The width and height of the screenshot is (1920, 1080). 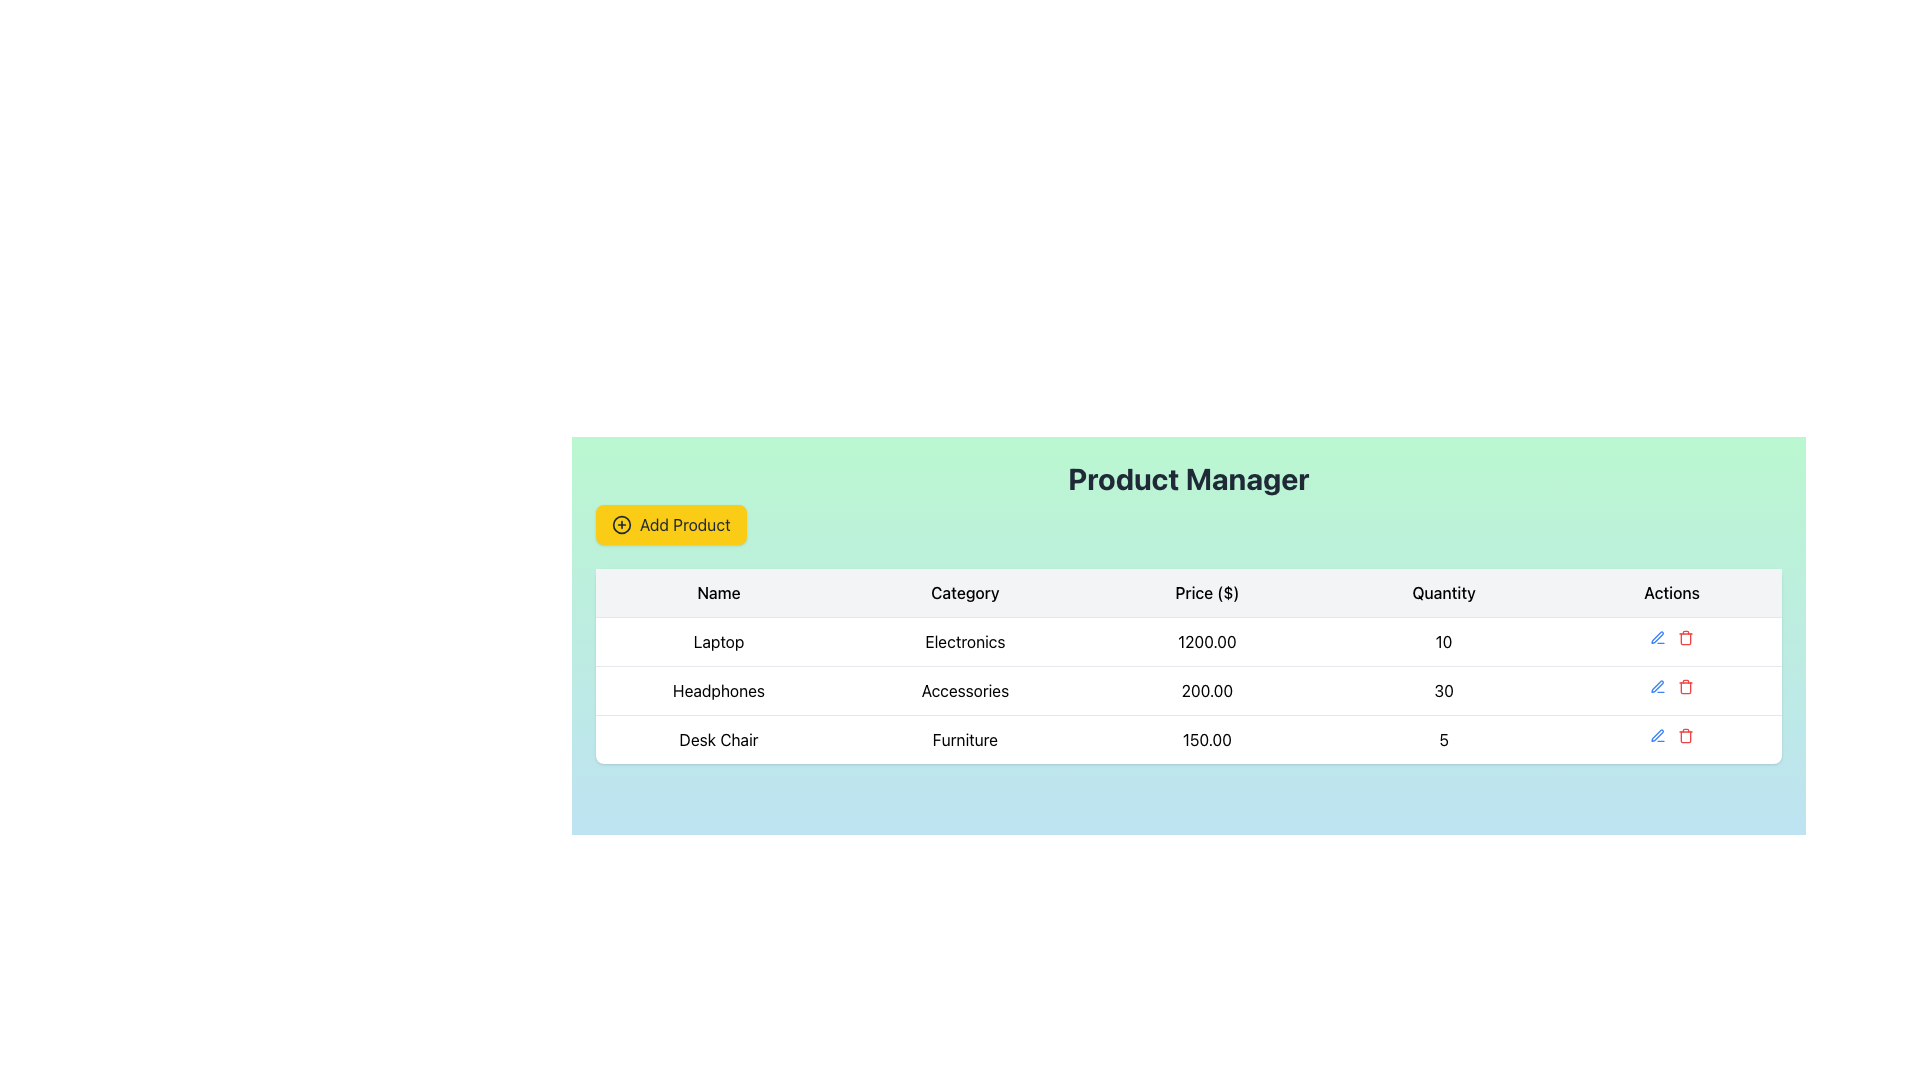 What do you see at coordinates (1658, 736) in the screenshot?
I see `the blue pencil-shaped icon in the 'Actions' column of the second row to initiate editing` at bounding box center [1658, 736].